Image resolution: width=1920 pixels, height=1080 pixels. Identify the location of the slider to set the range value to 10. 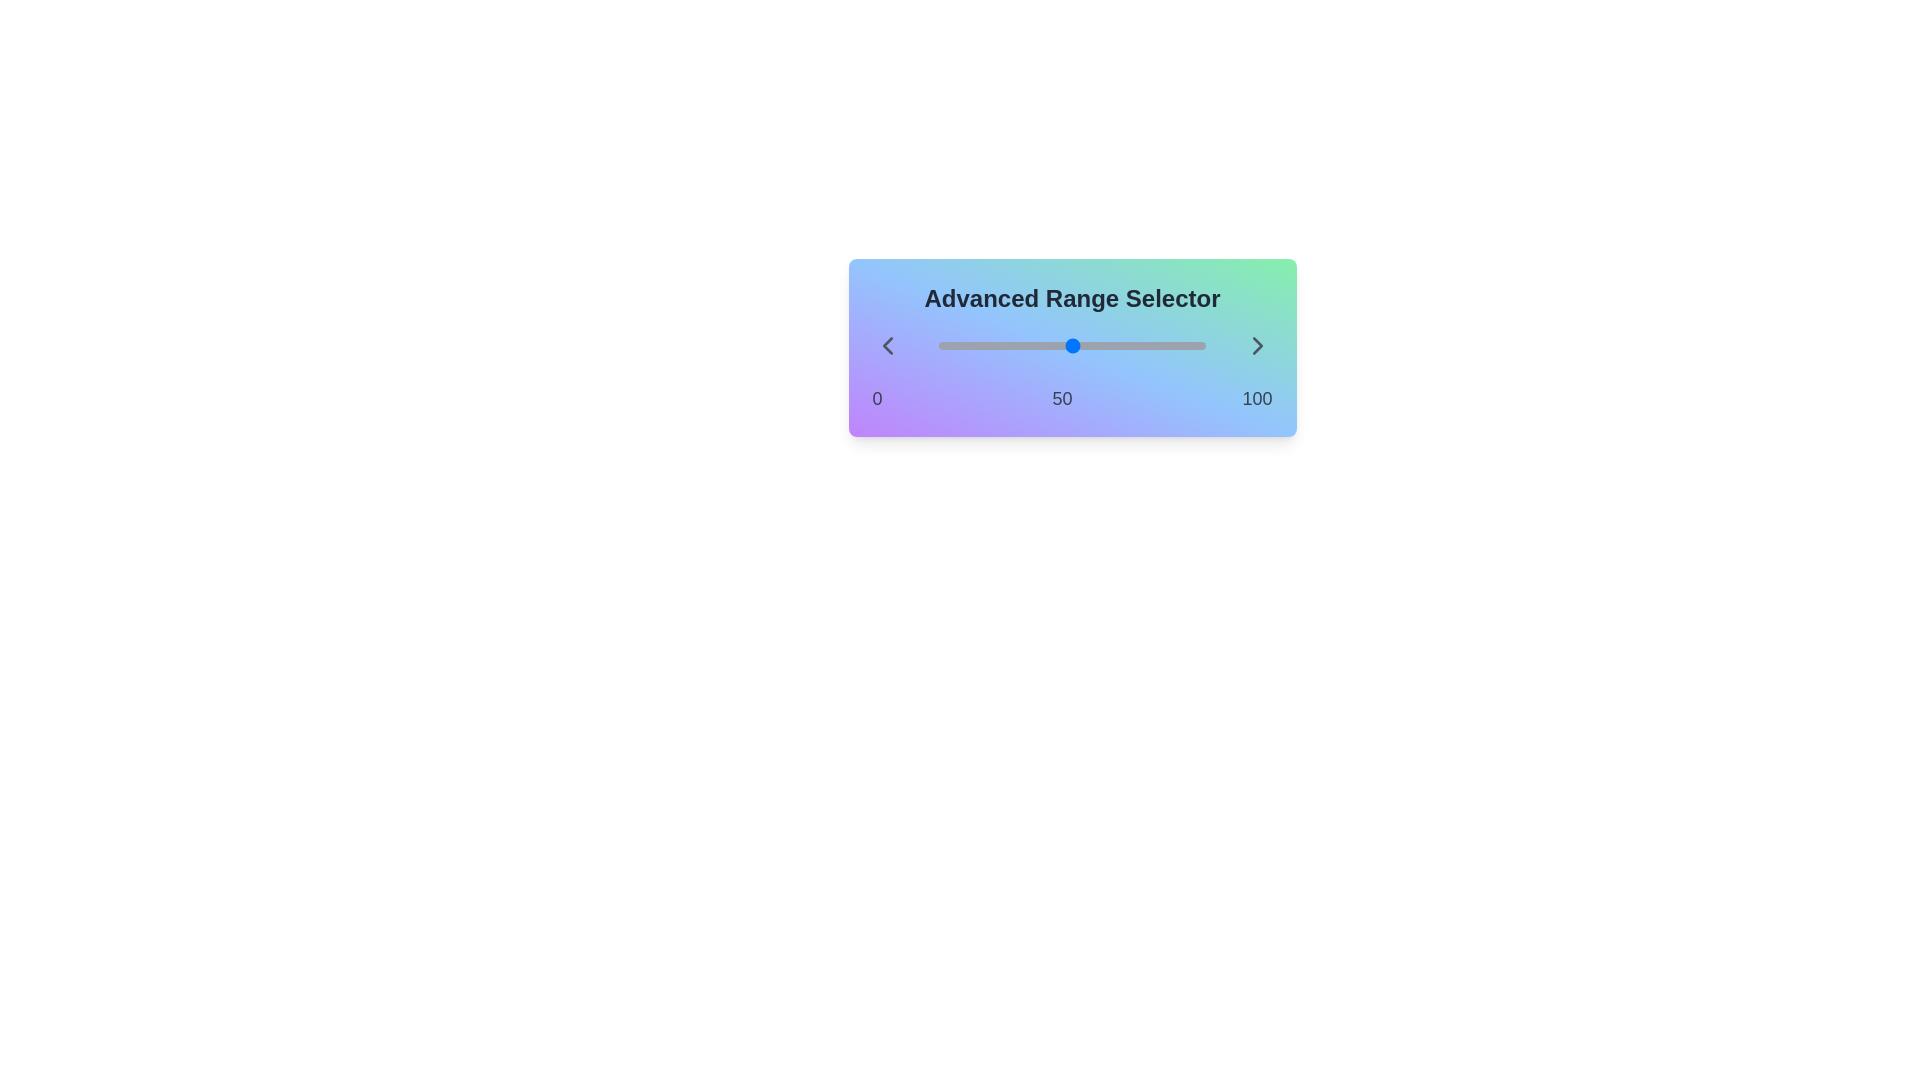
(938, 345).